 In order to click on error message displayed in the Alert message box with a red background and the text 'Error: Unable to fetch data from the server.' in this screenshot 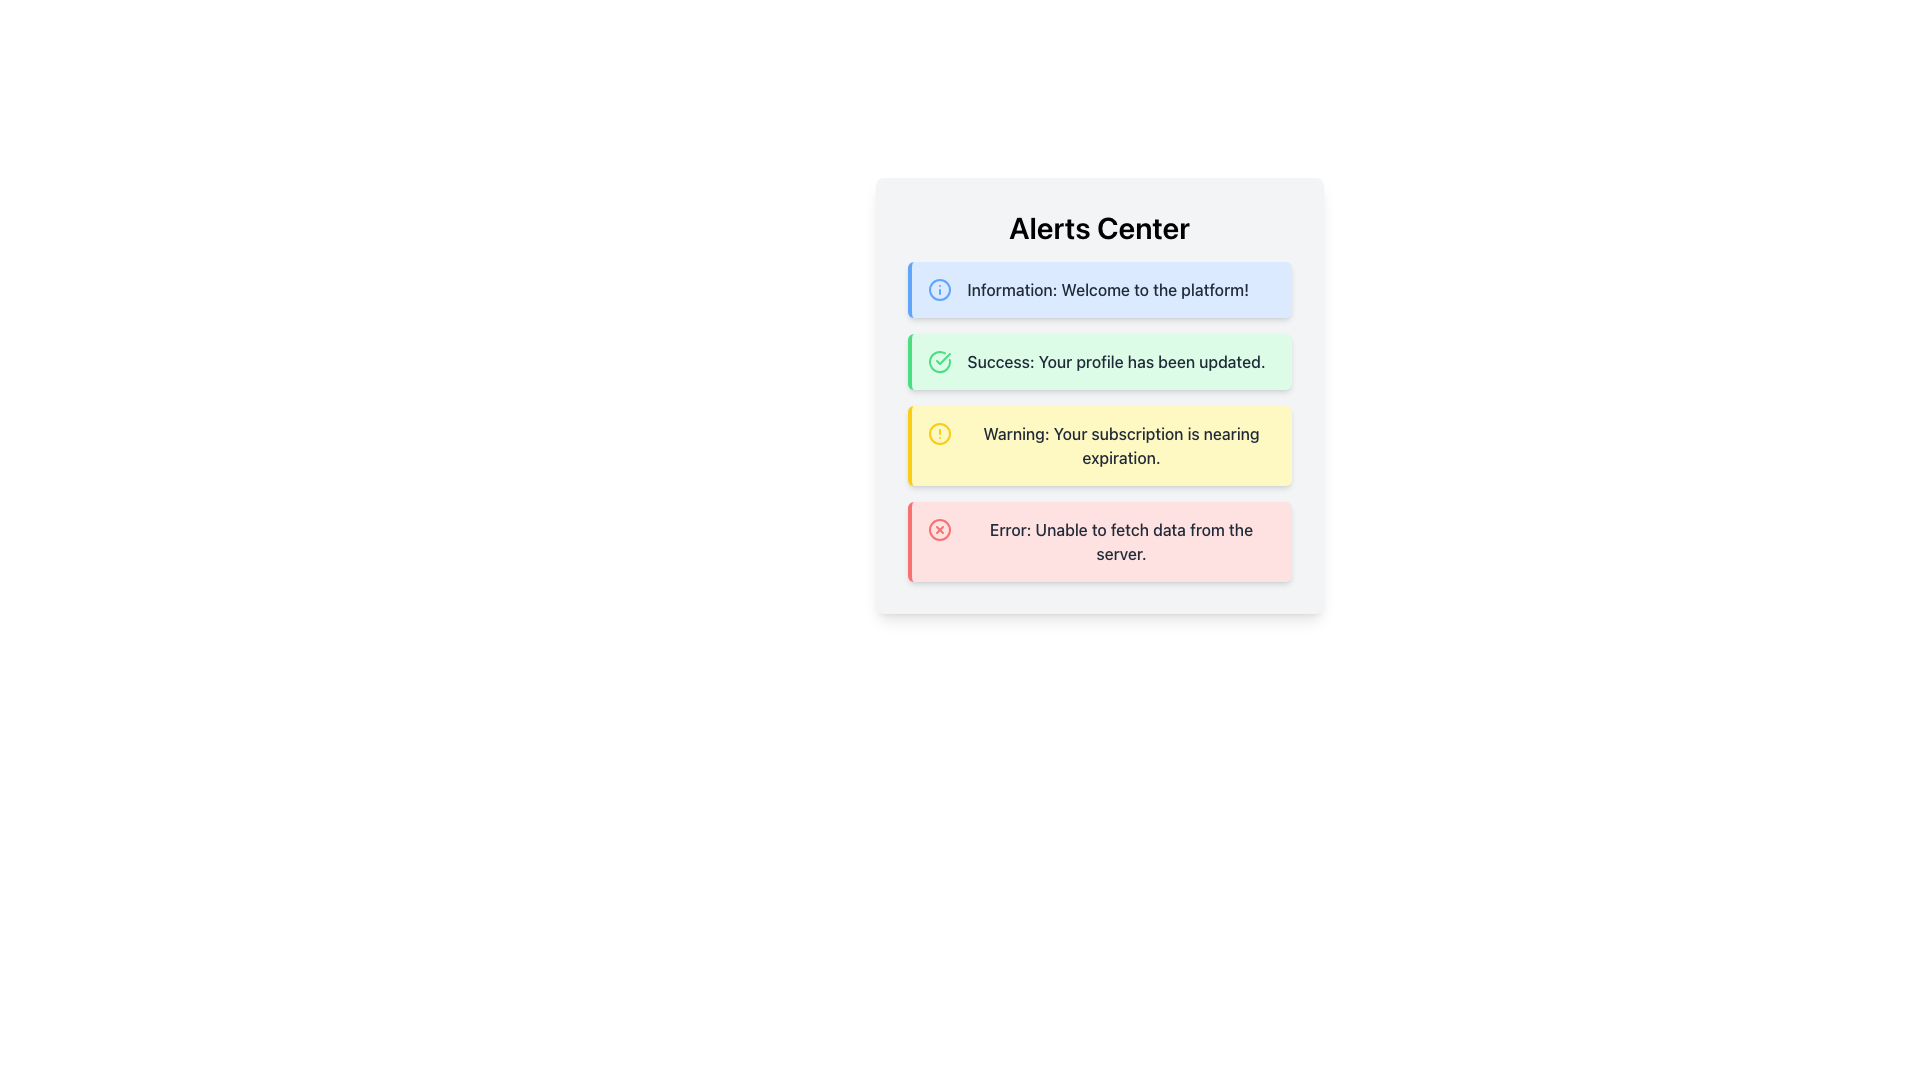, I will do `click(1098, 542)`.